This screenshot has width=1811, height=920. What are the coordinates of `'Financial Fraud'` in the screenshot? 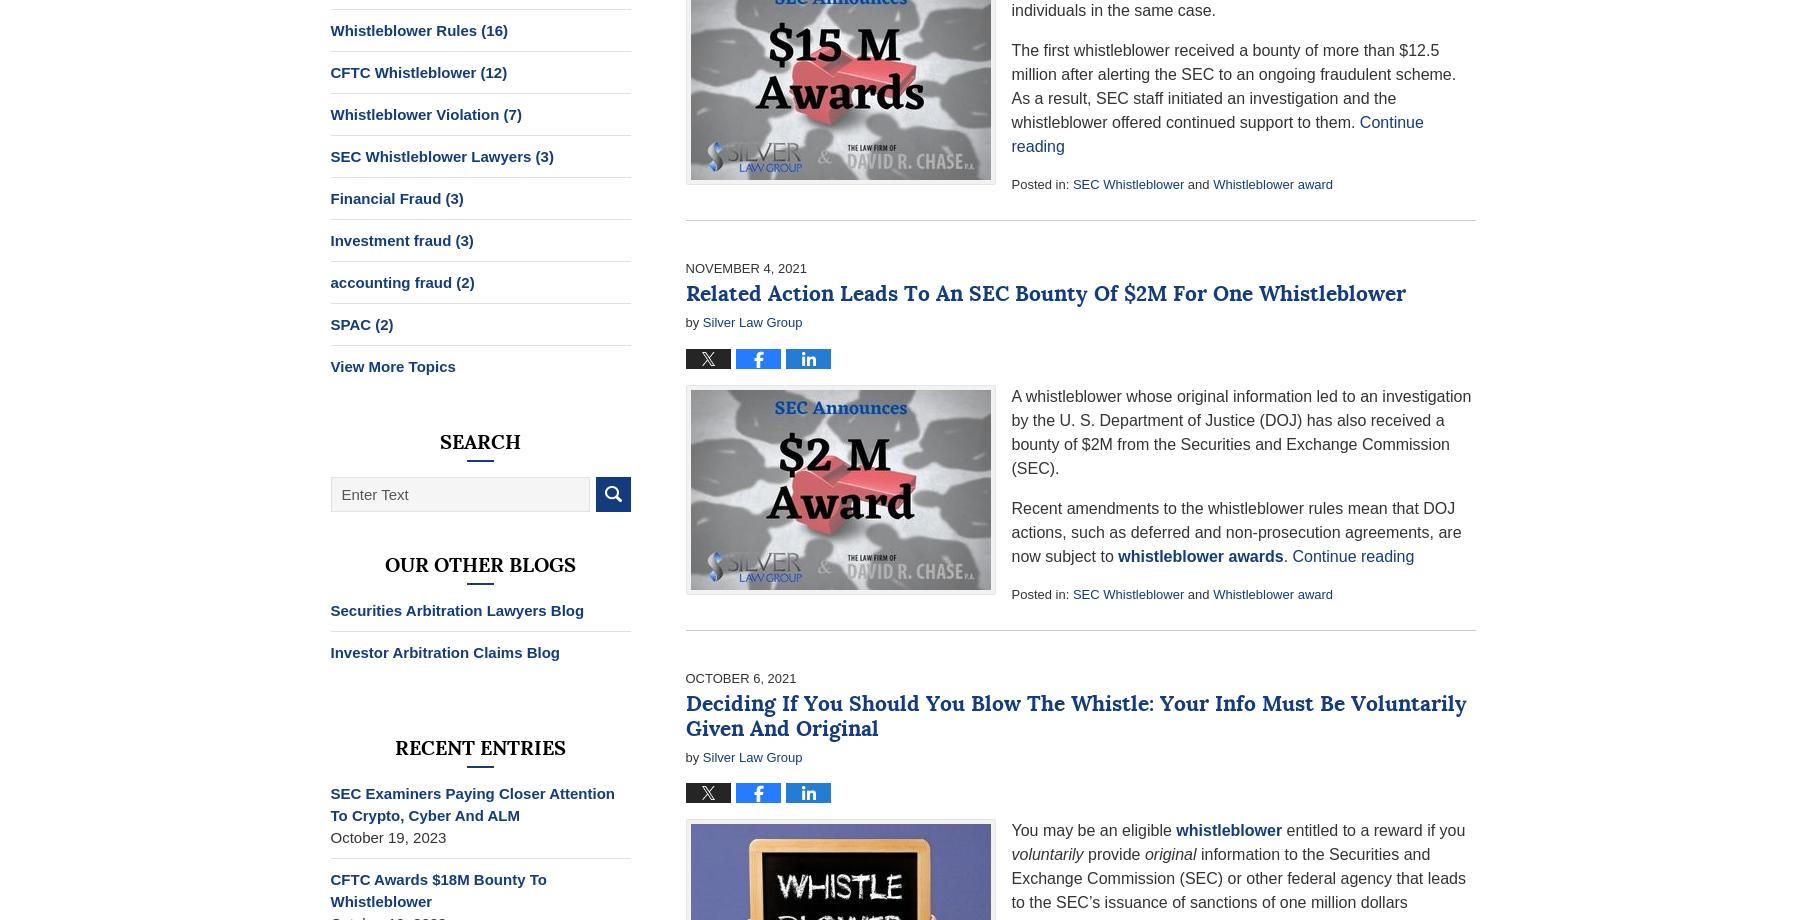 It's located at (386, 197).